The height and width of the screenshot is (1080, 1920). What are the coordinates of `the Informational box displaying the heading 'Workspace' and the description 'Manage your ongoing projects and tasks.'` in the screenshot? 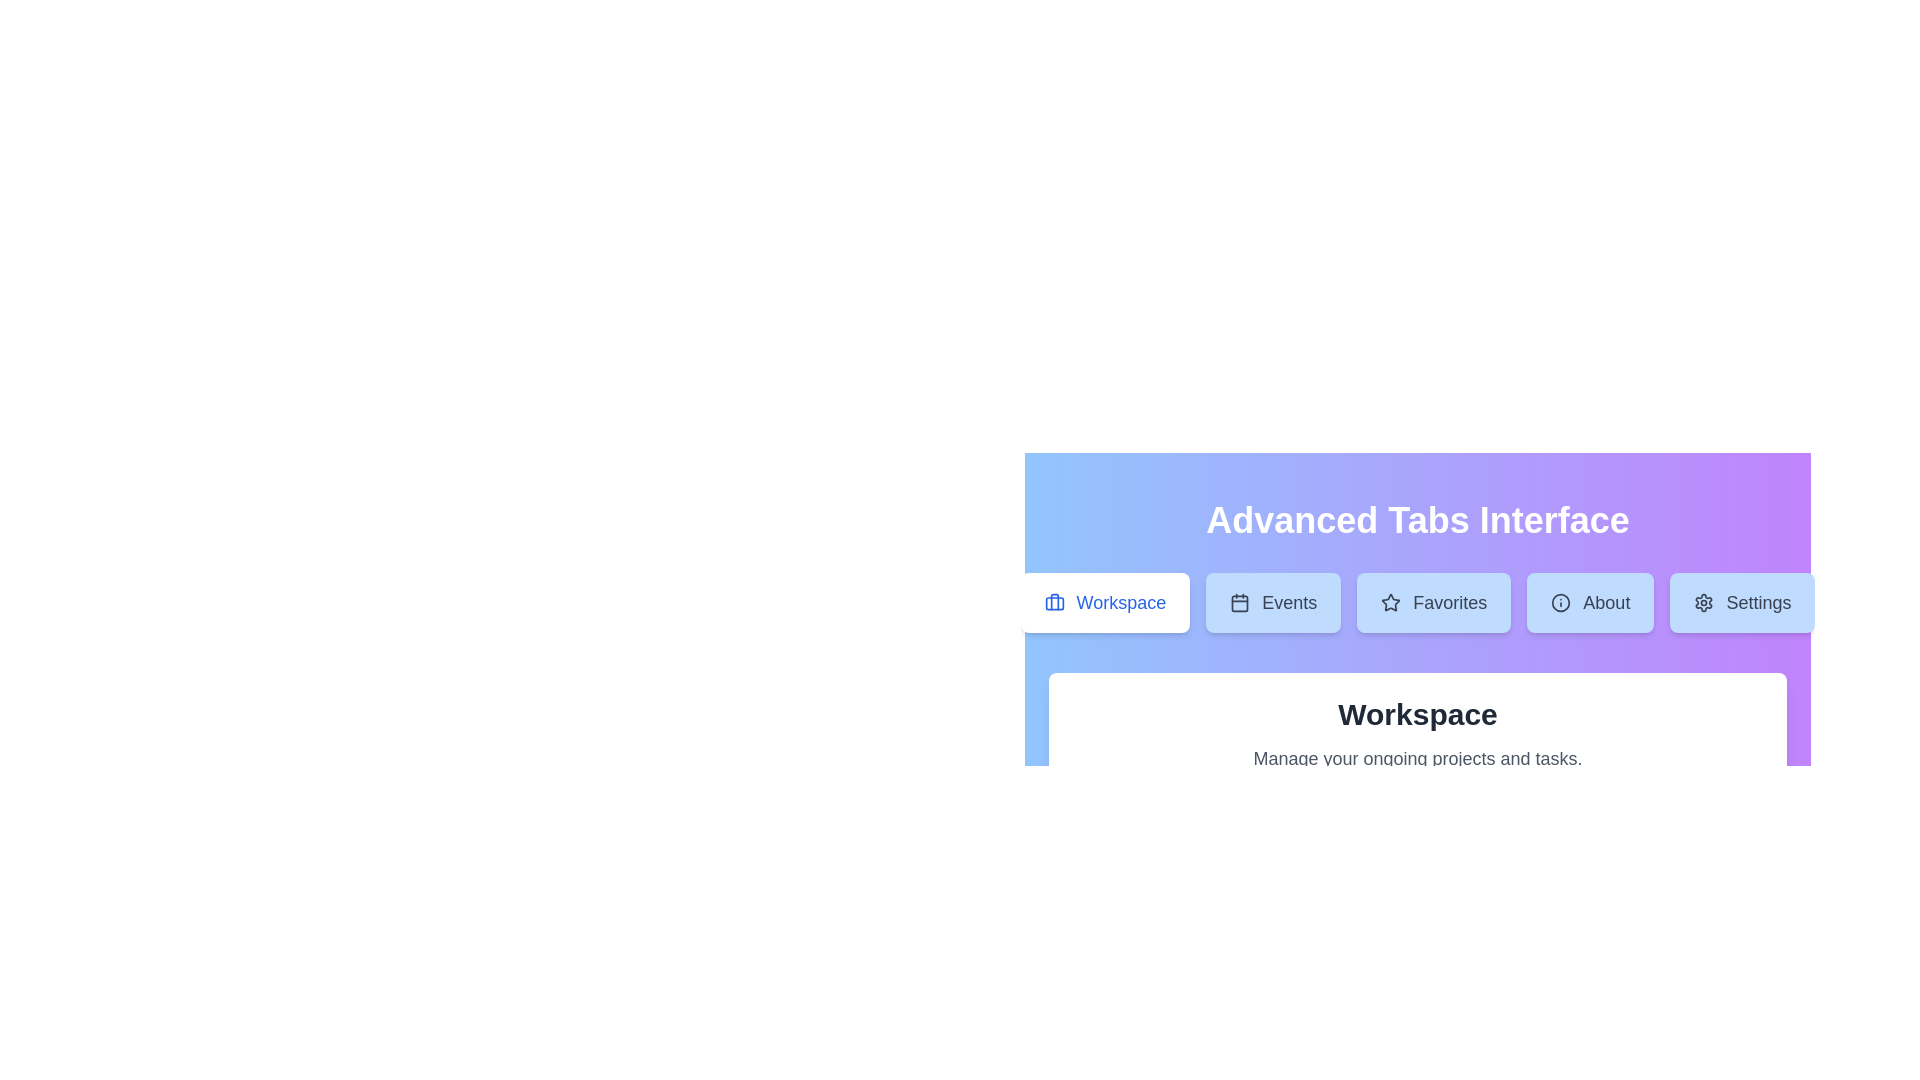 It's located at (1416, 735).